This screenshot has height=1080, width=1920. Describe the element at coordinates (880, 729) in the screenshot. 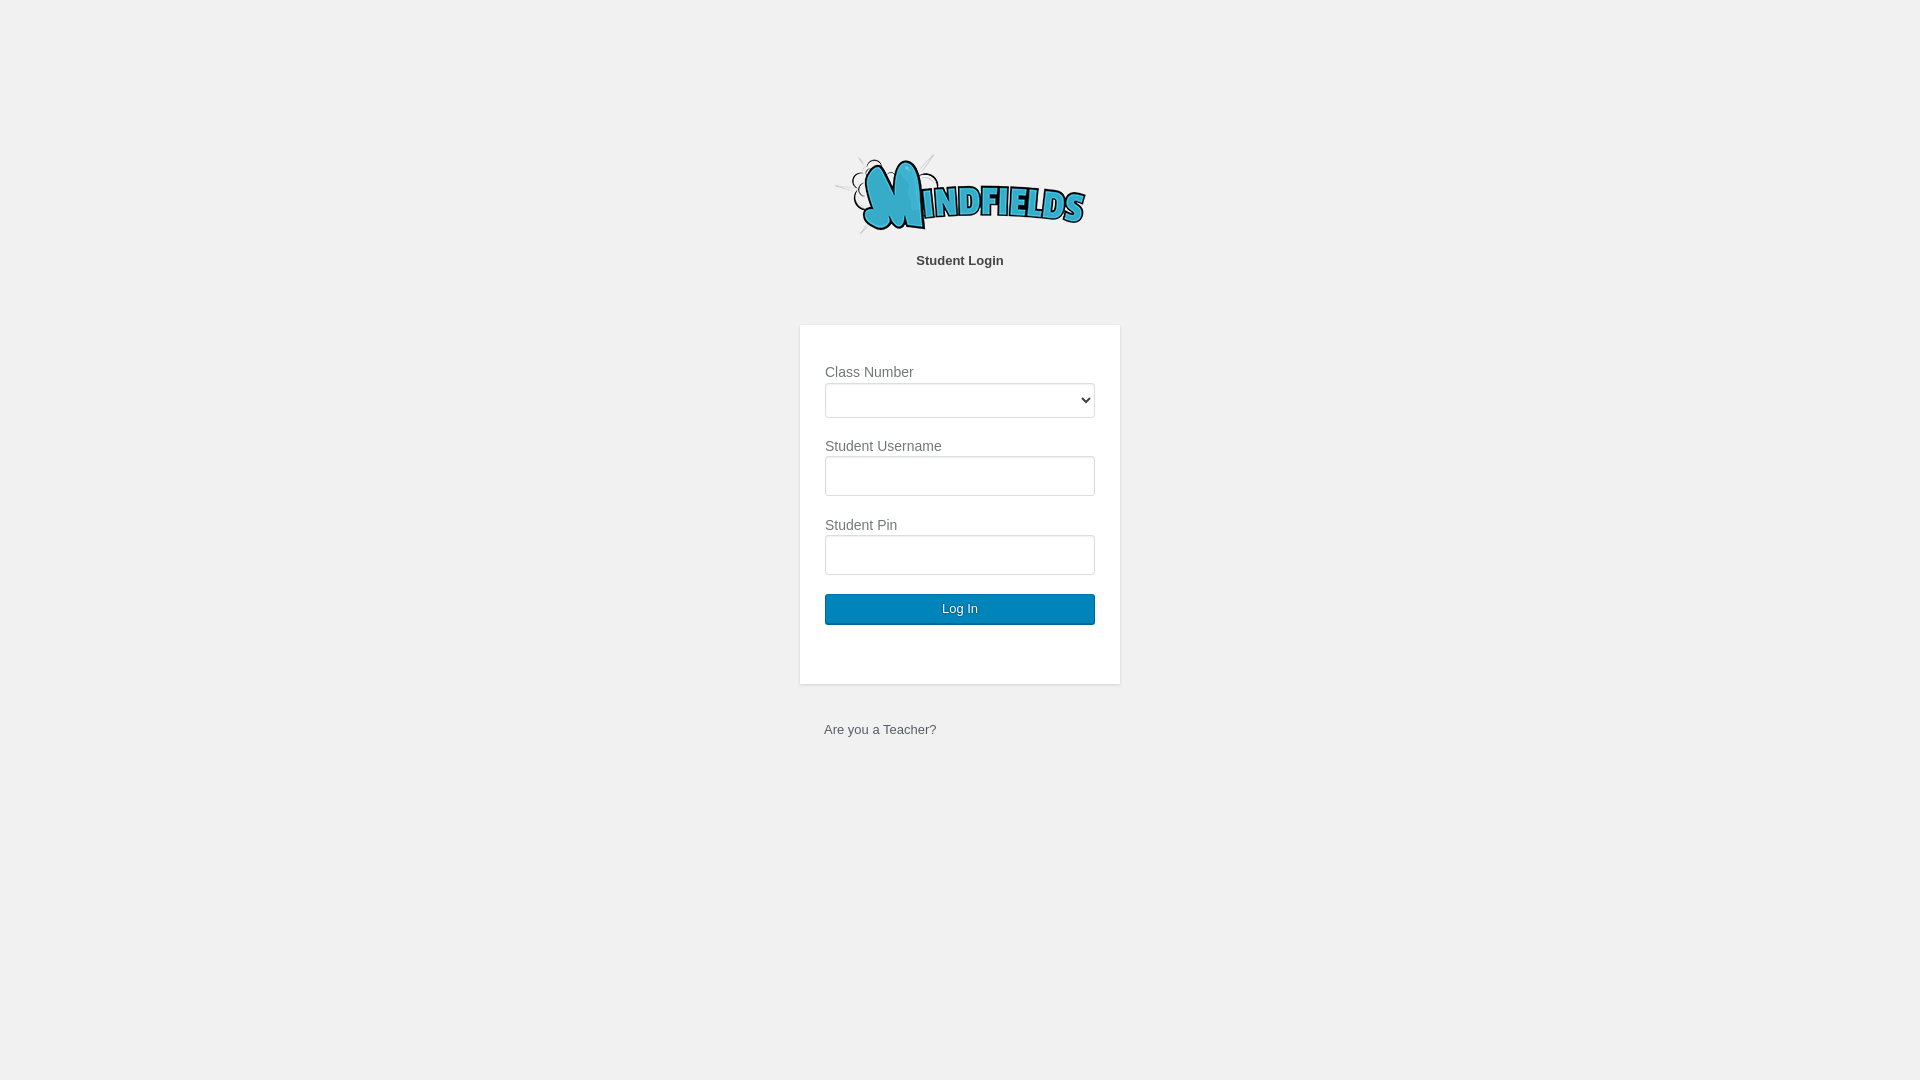

I see `'Are you a Teacher?'` at that location.